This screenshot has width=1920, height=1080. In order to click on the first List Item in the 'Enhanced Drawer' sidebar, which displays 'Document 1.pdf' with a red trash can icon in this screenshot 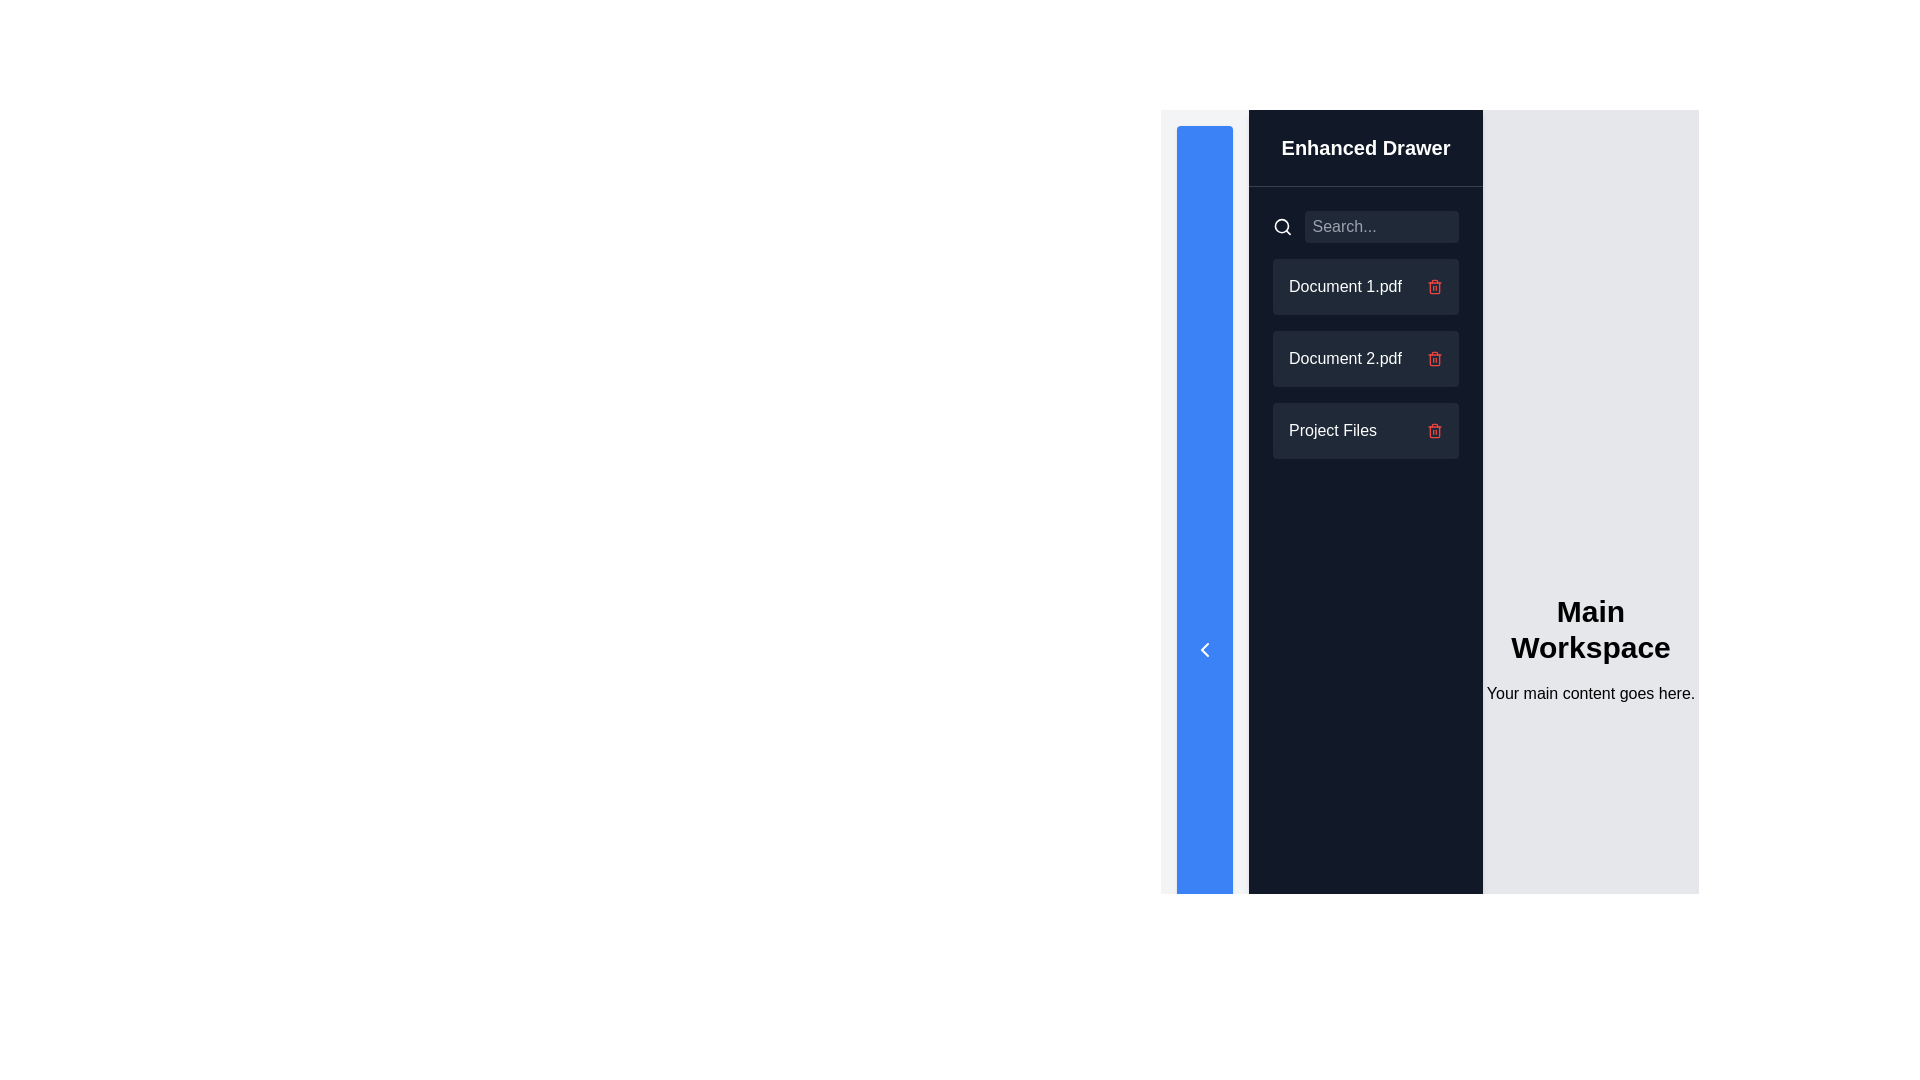, I will do `click(1365, 286)`.